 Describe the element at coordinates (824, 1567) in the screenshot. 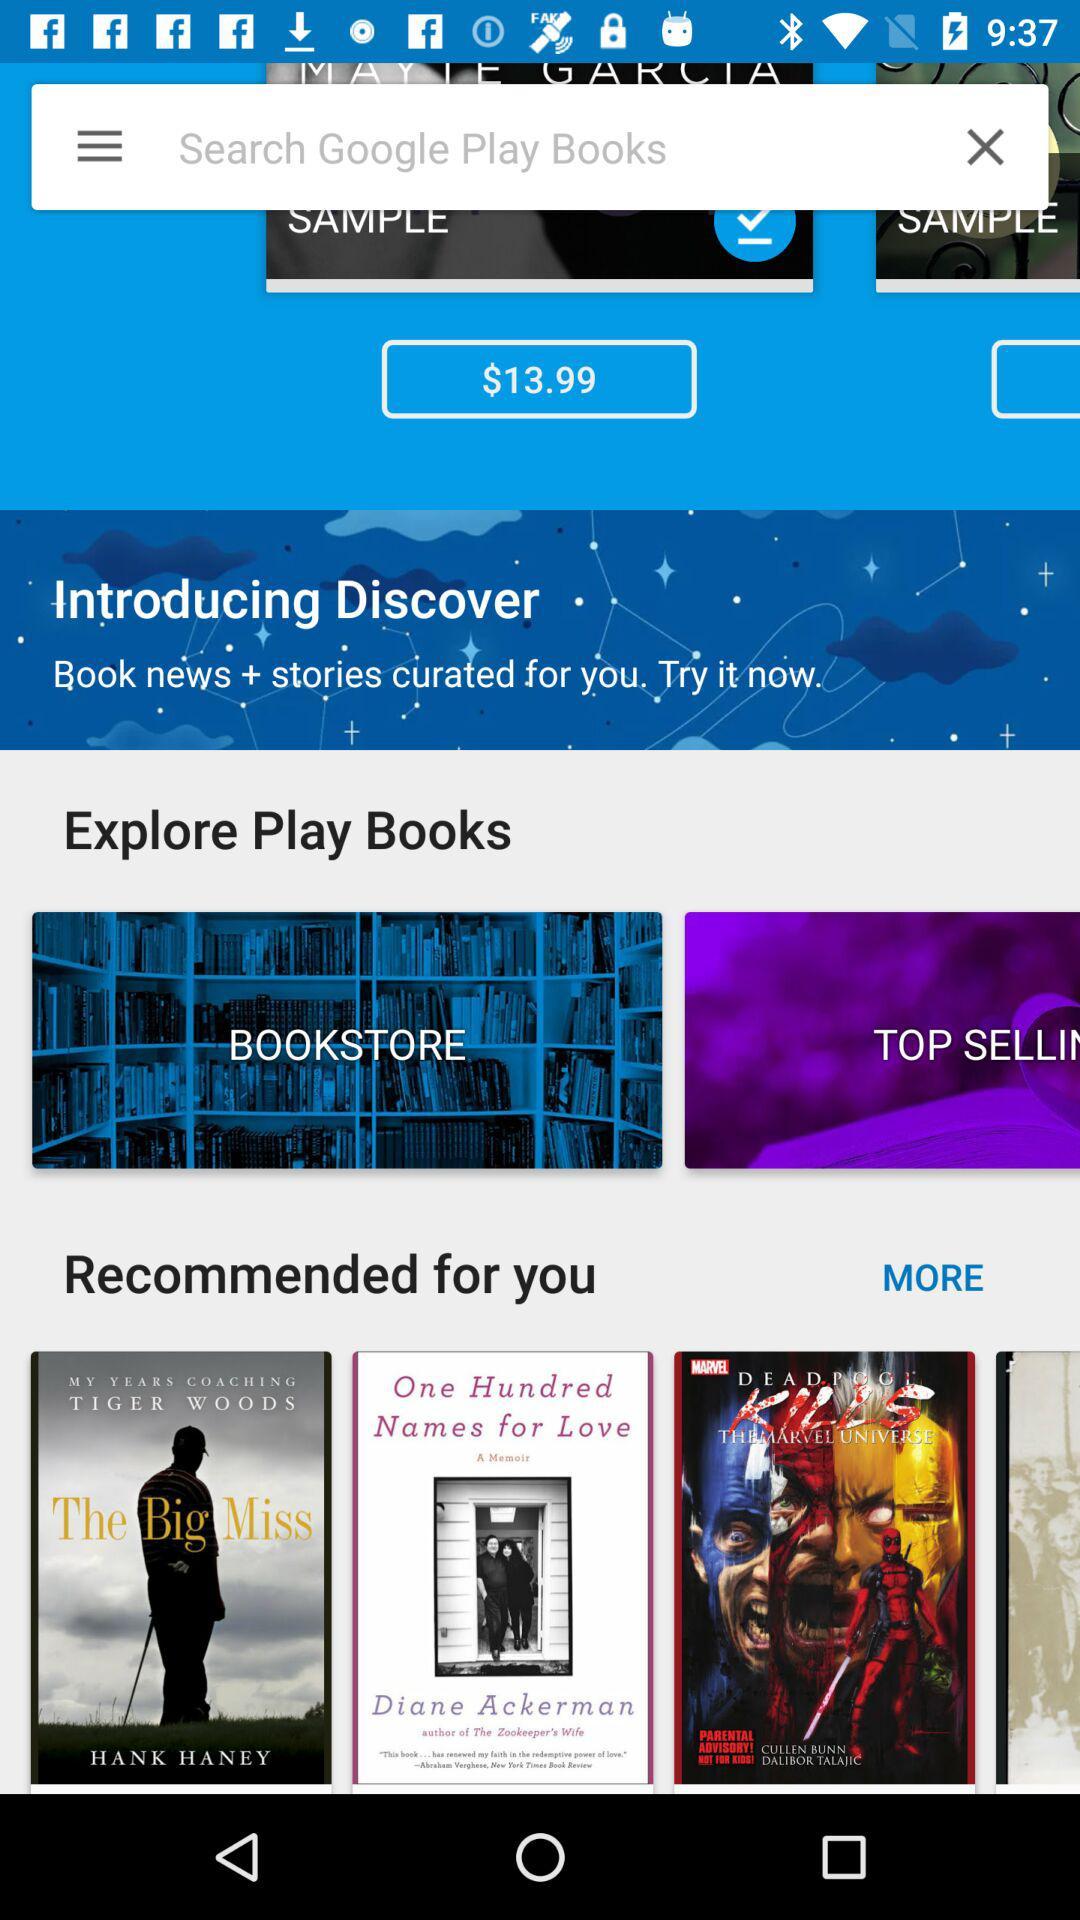

I see `the image below the button more on the web page` at that location.